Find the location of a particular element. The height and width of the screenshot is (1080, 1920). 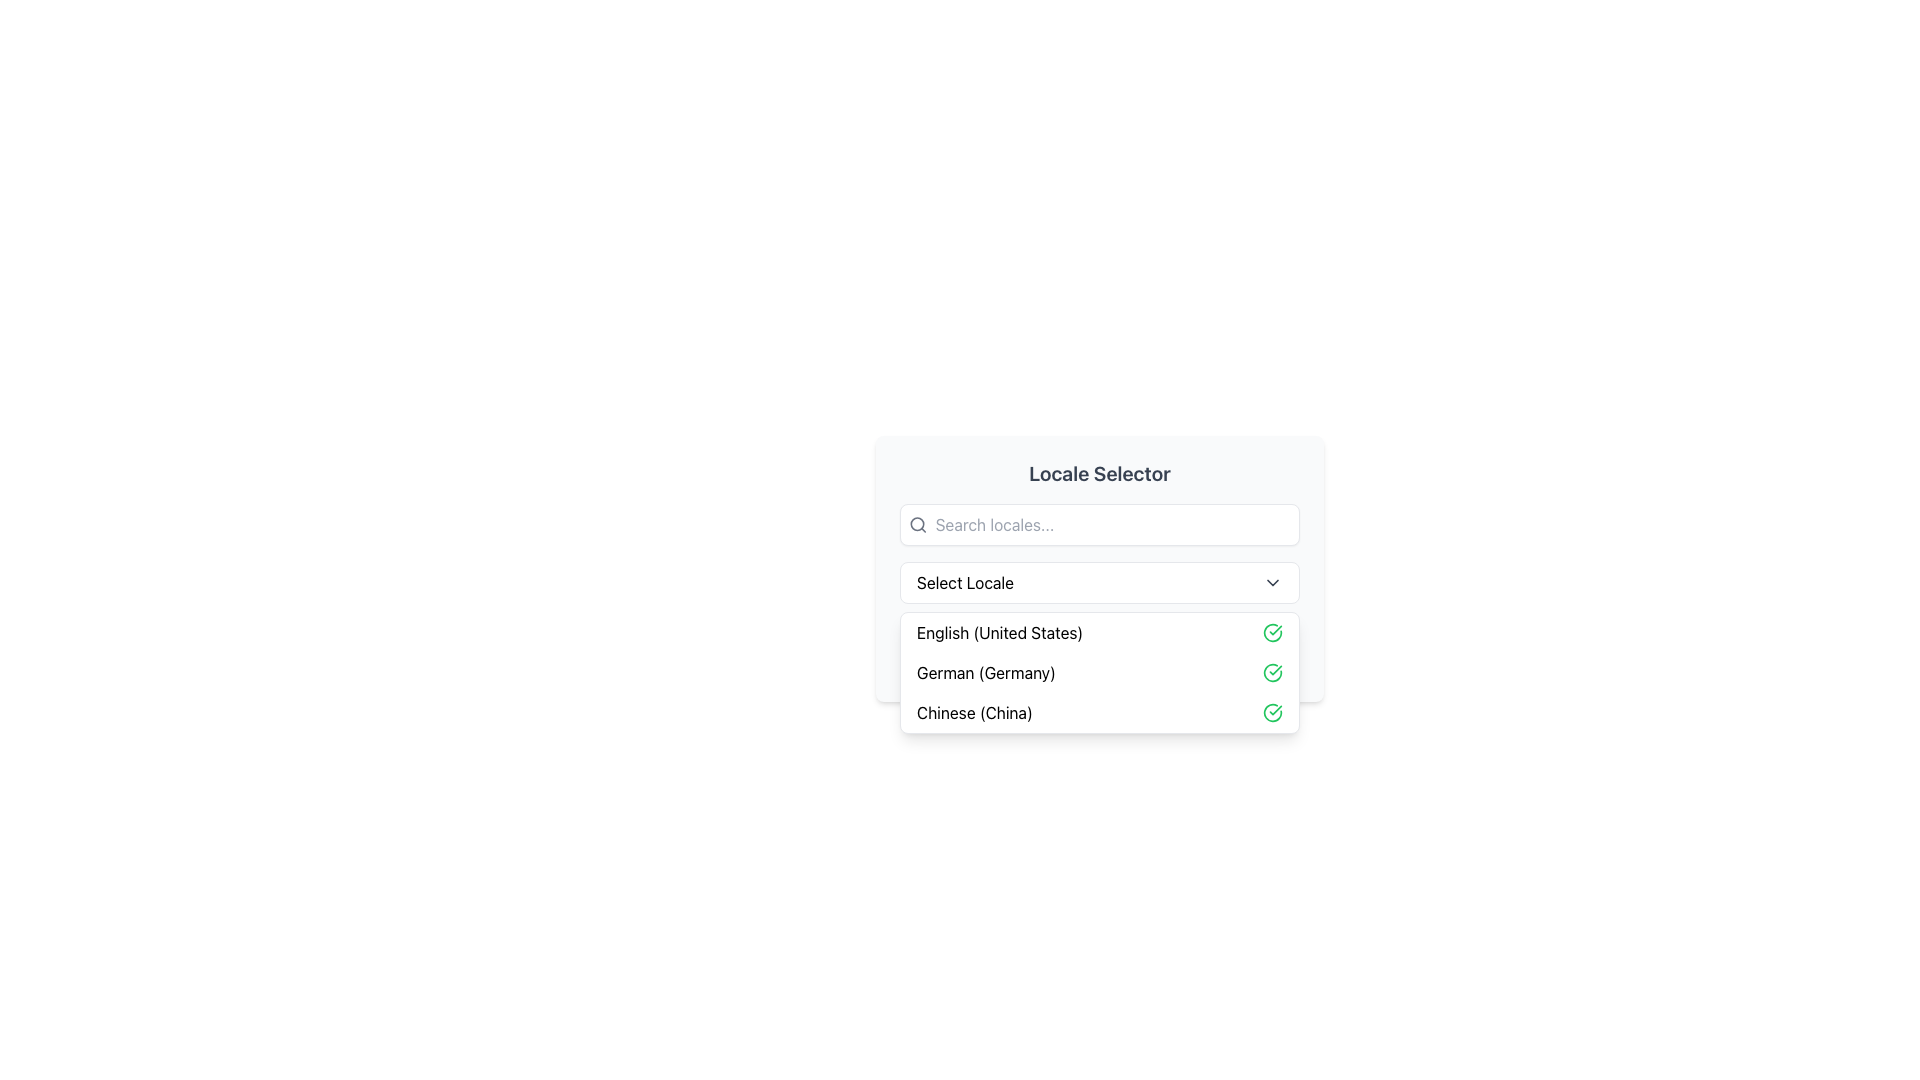

the green circular icon with a checkmark inside it, located to the far right of the 'German (Germany)' text option in the dropdown list, to deselect it is located at coordinates (1271, 672).